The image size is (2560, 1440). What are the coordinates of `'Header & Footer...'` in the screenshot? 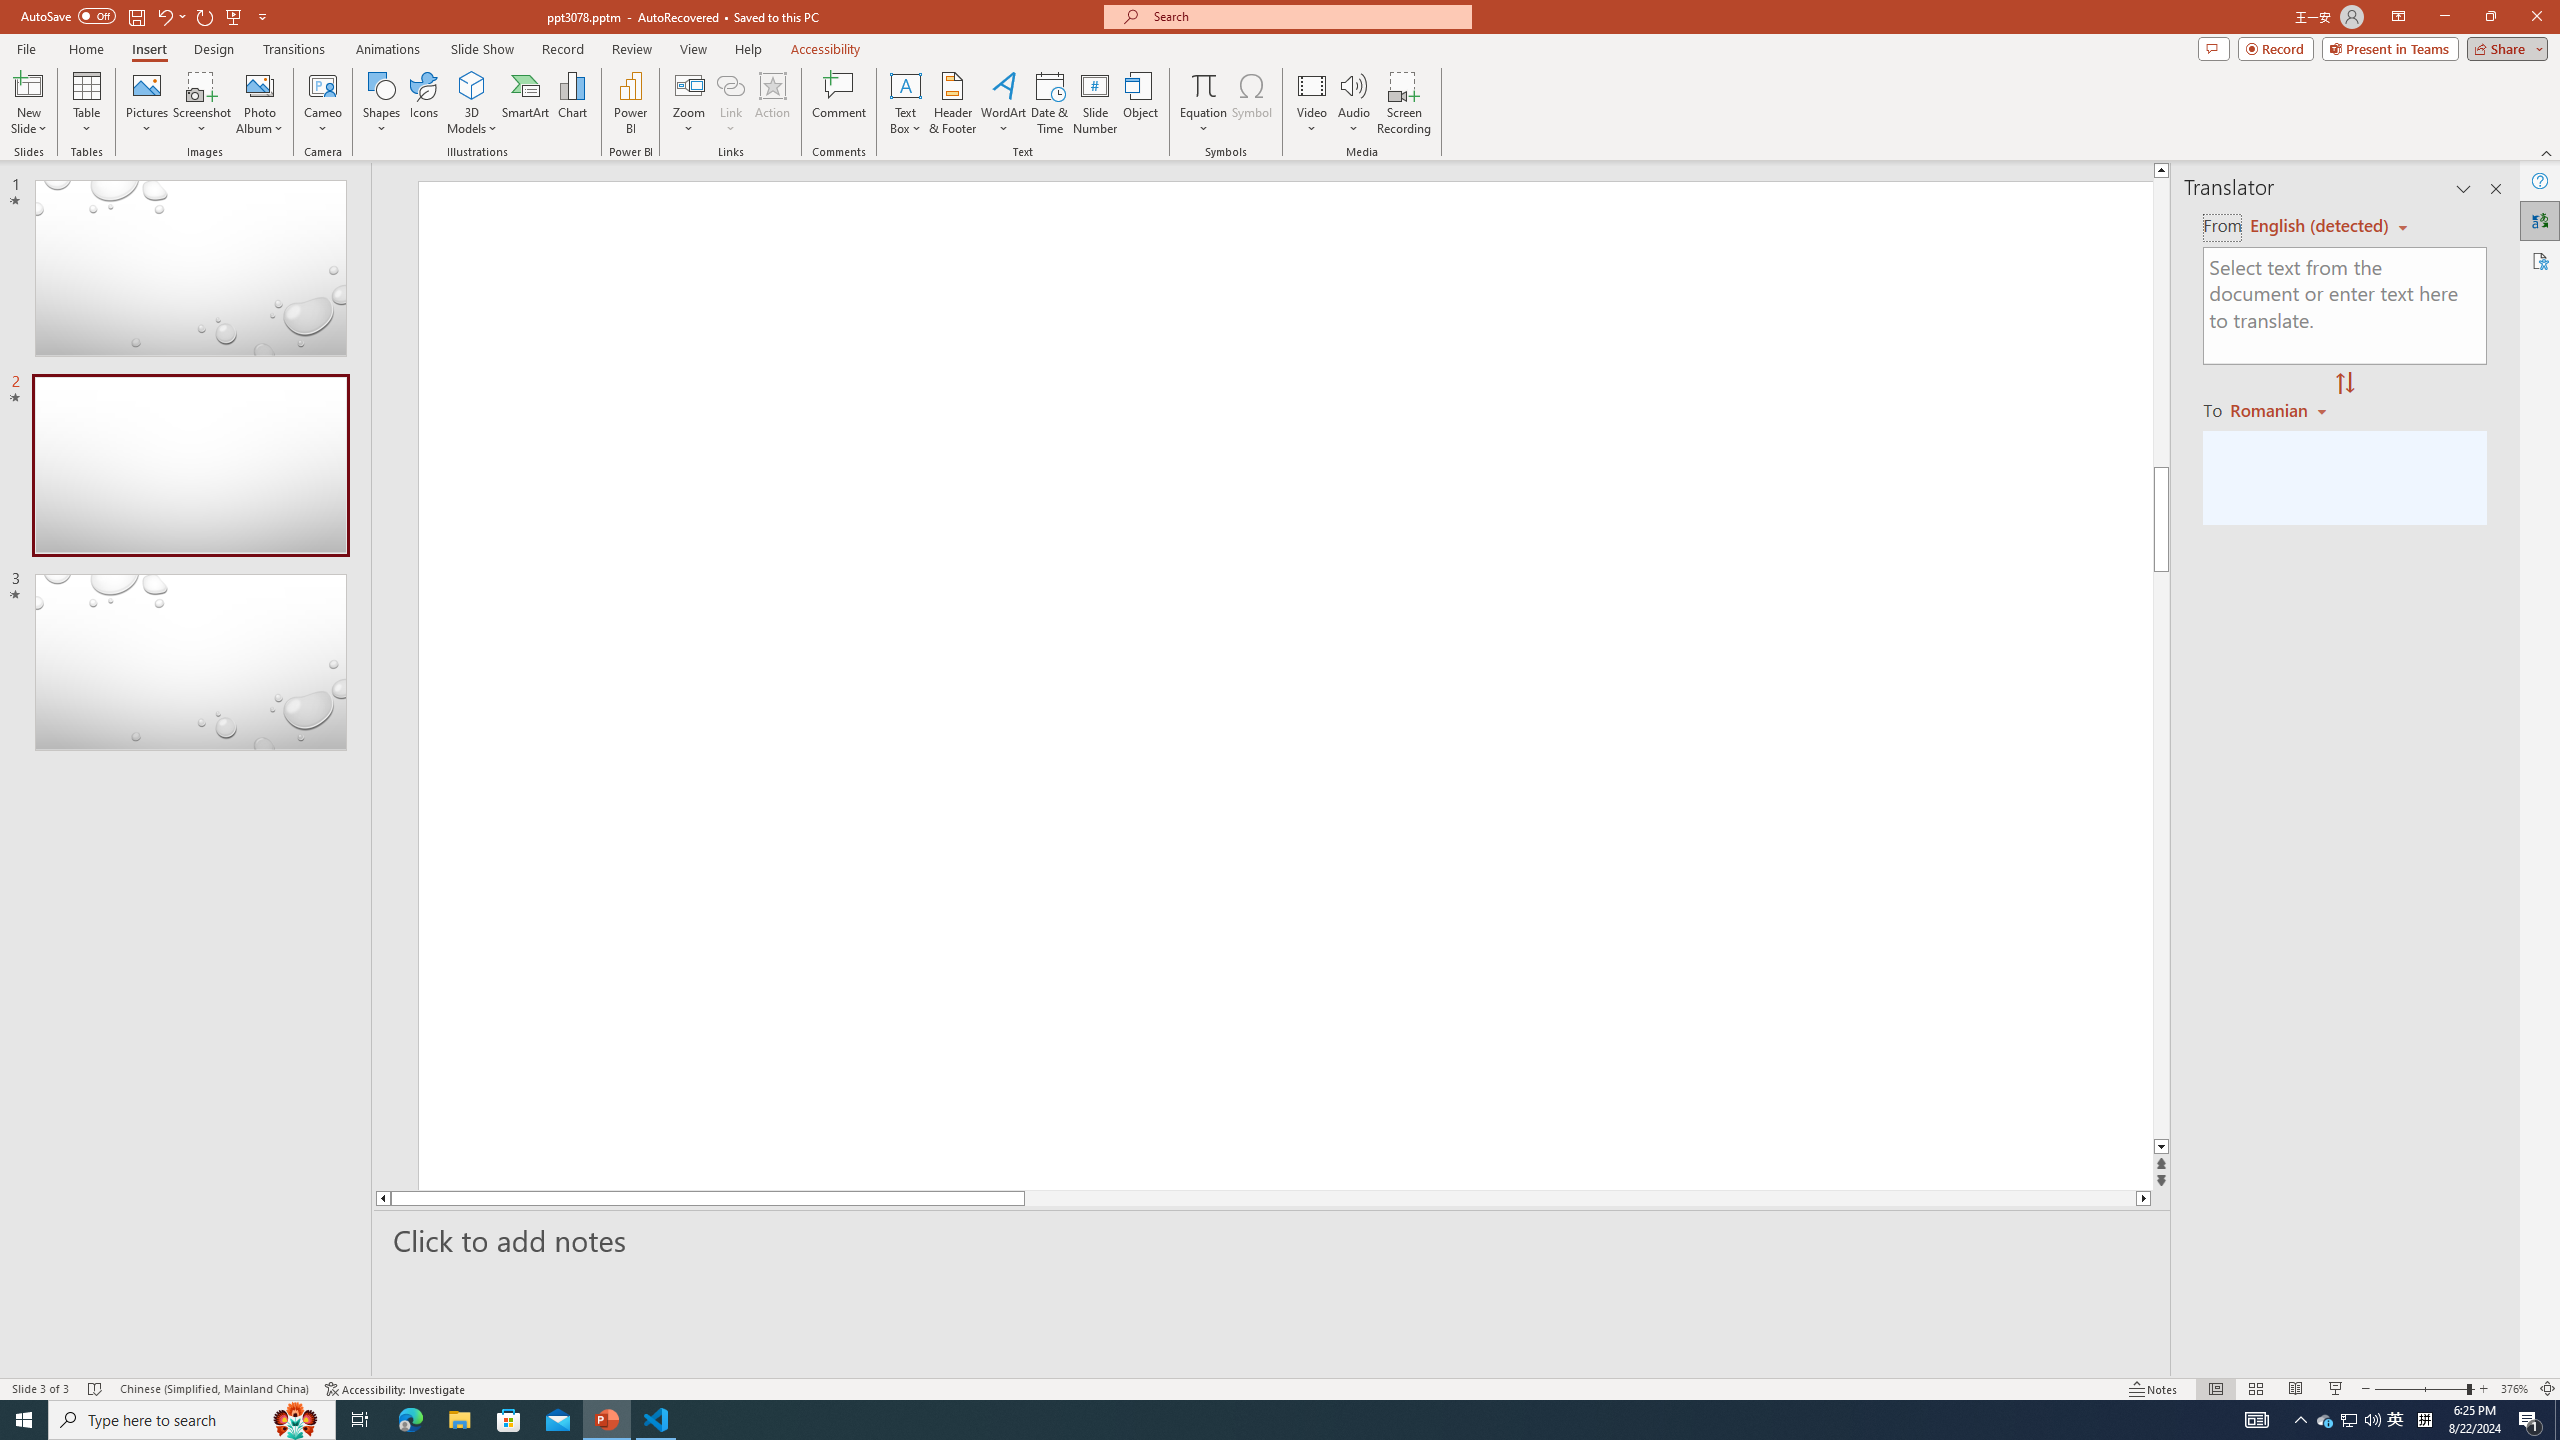 It's located at (951, 103).